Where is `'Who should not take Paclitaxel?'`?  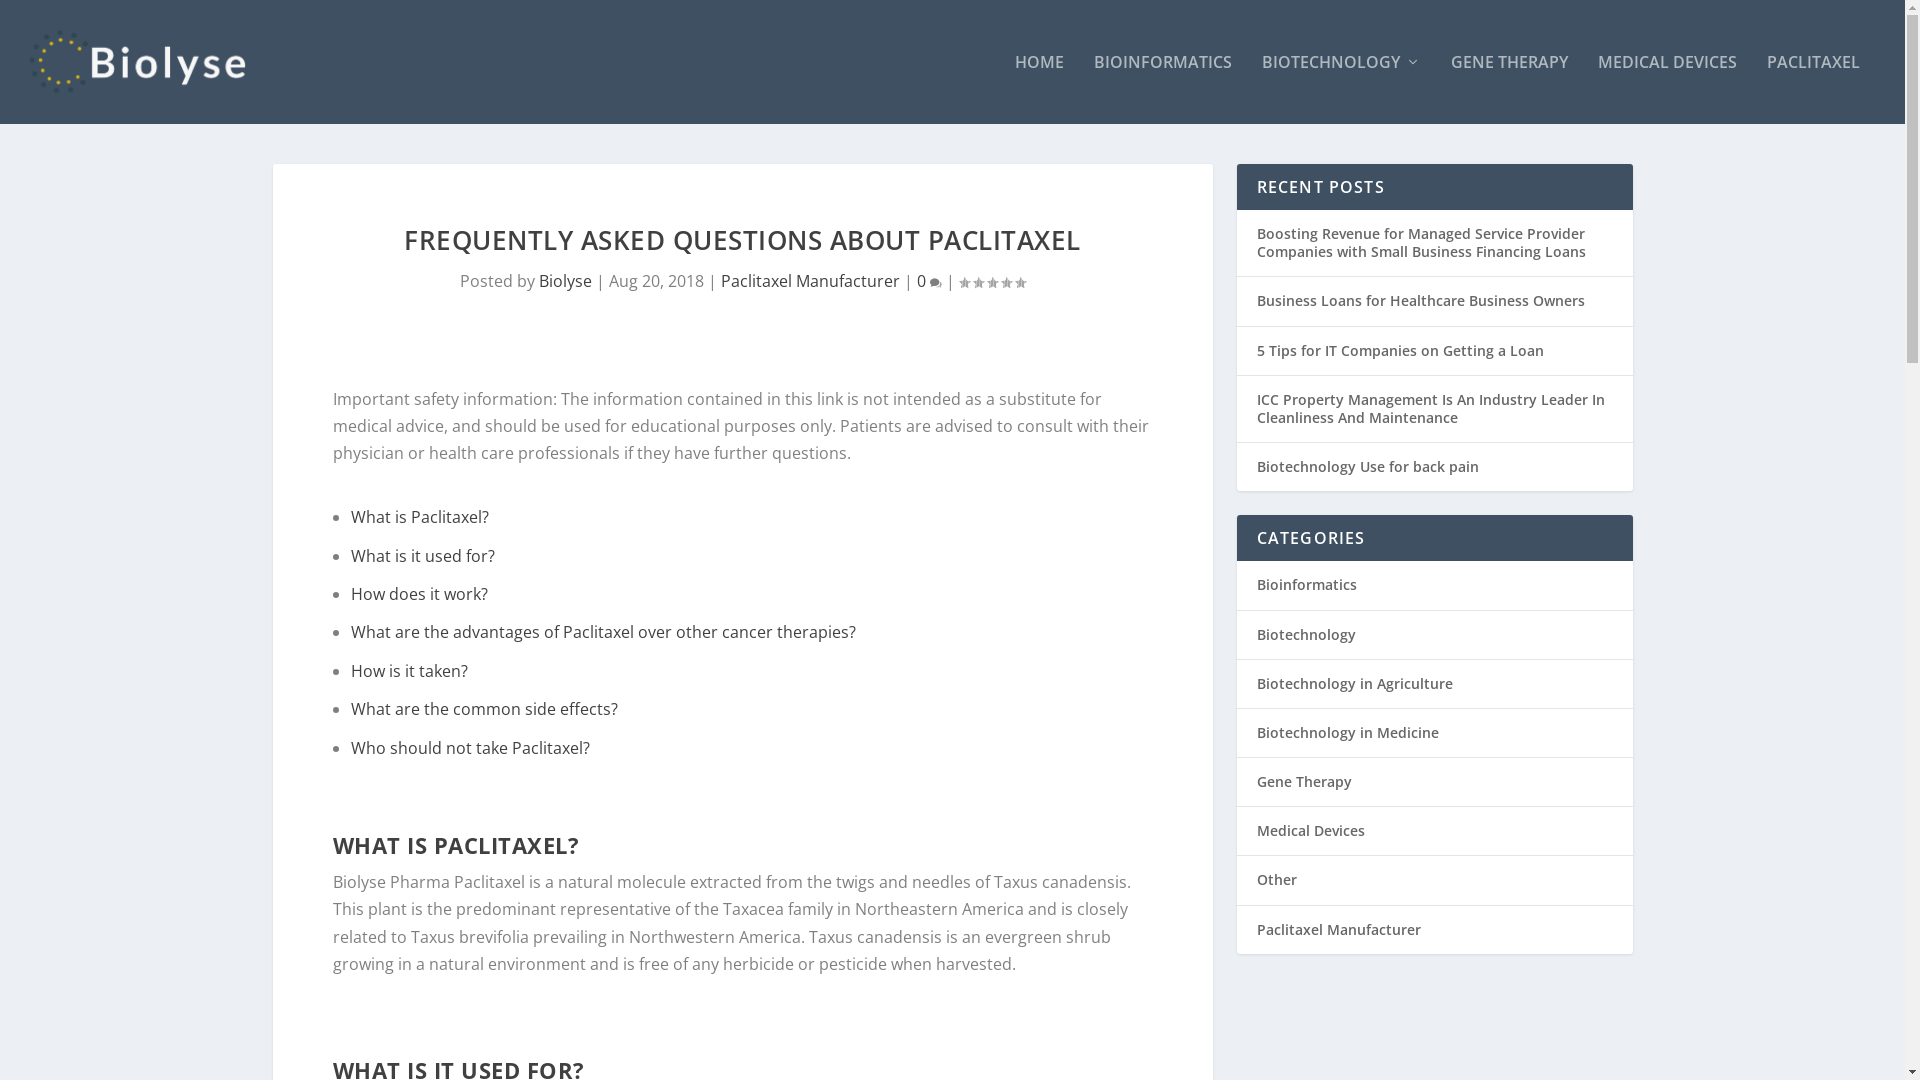 'Who should not take Paclitaxel?' is located at coordinates (469, 748).